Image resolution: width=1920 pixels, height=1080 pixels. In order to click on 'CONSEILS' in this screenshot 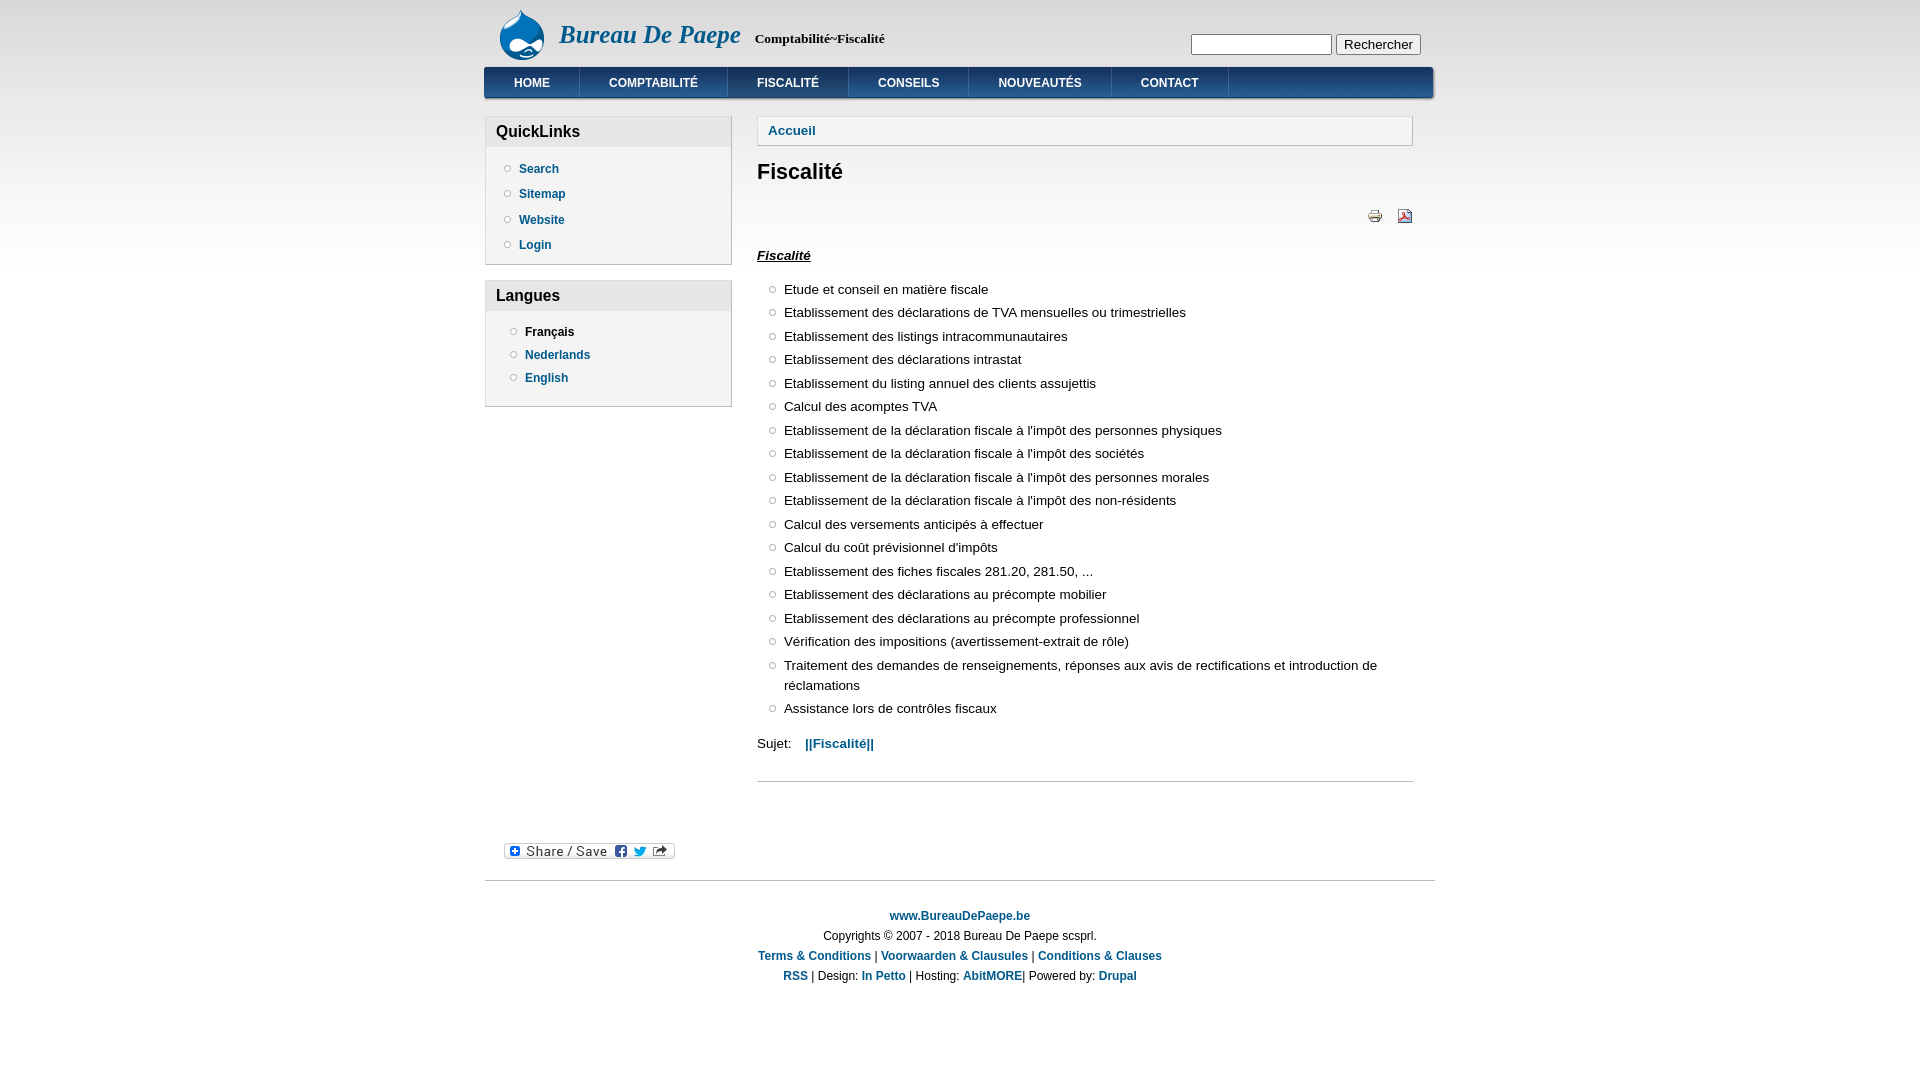, I will do `click(907, 80)`.